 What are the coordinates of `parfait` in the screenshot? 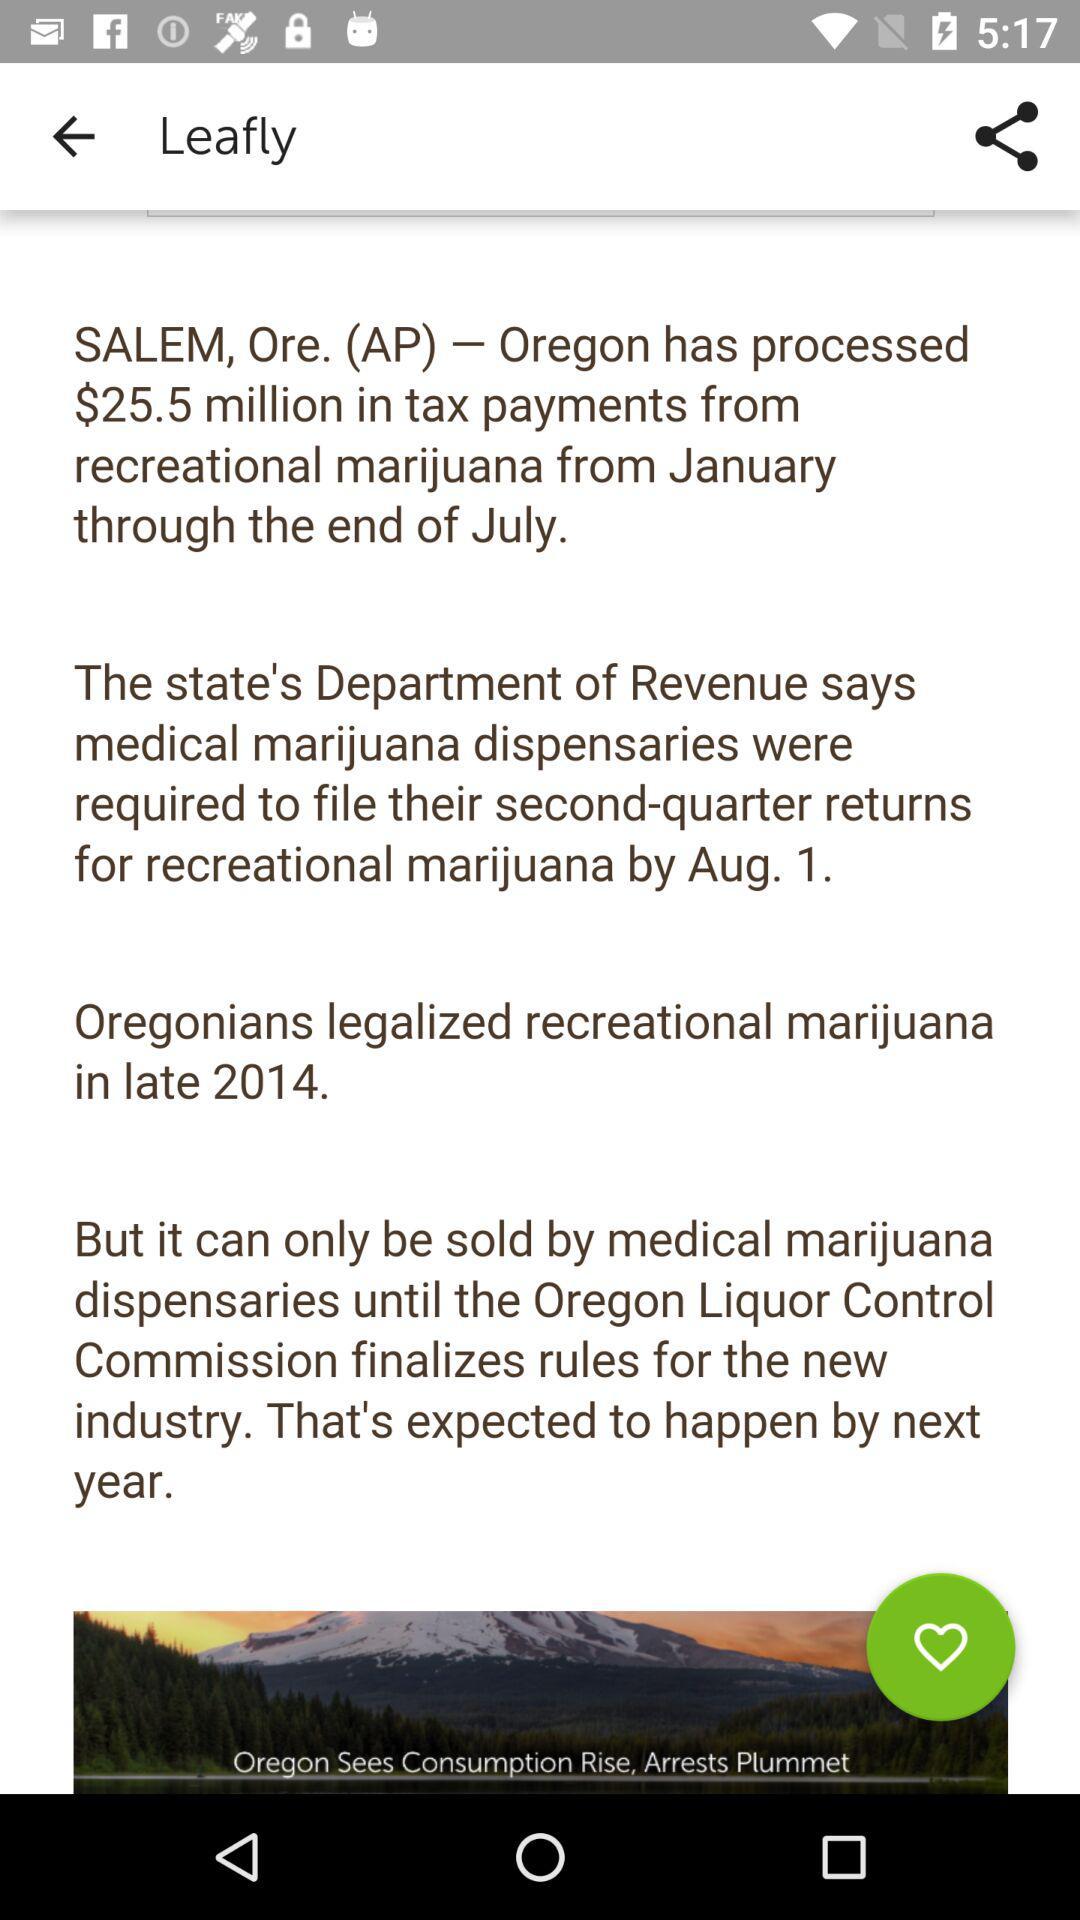 It's located at (940, 1654).